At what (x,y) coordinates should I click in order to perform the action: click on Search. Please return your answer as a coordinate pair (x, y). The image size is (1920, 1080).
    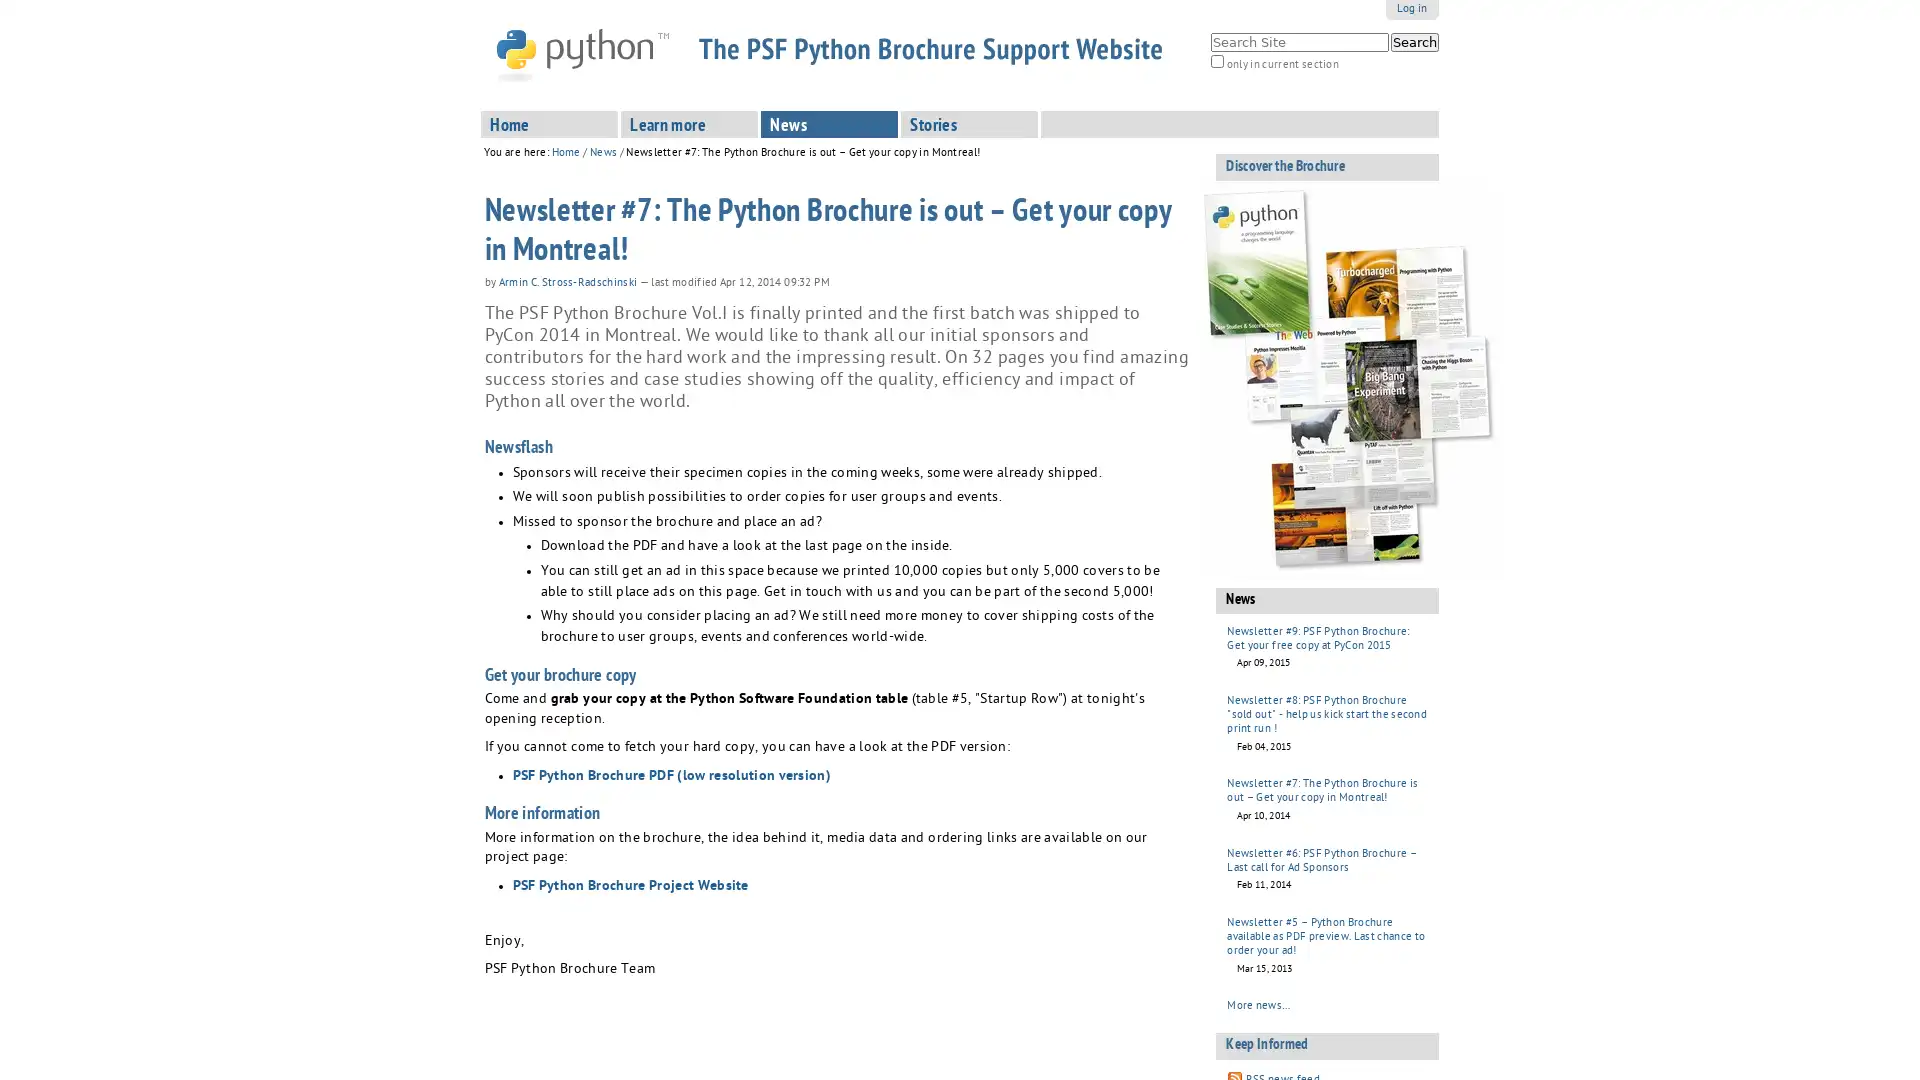
    Looking at the image, I should click on (1413, 42).